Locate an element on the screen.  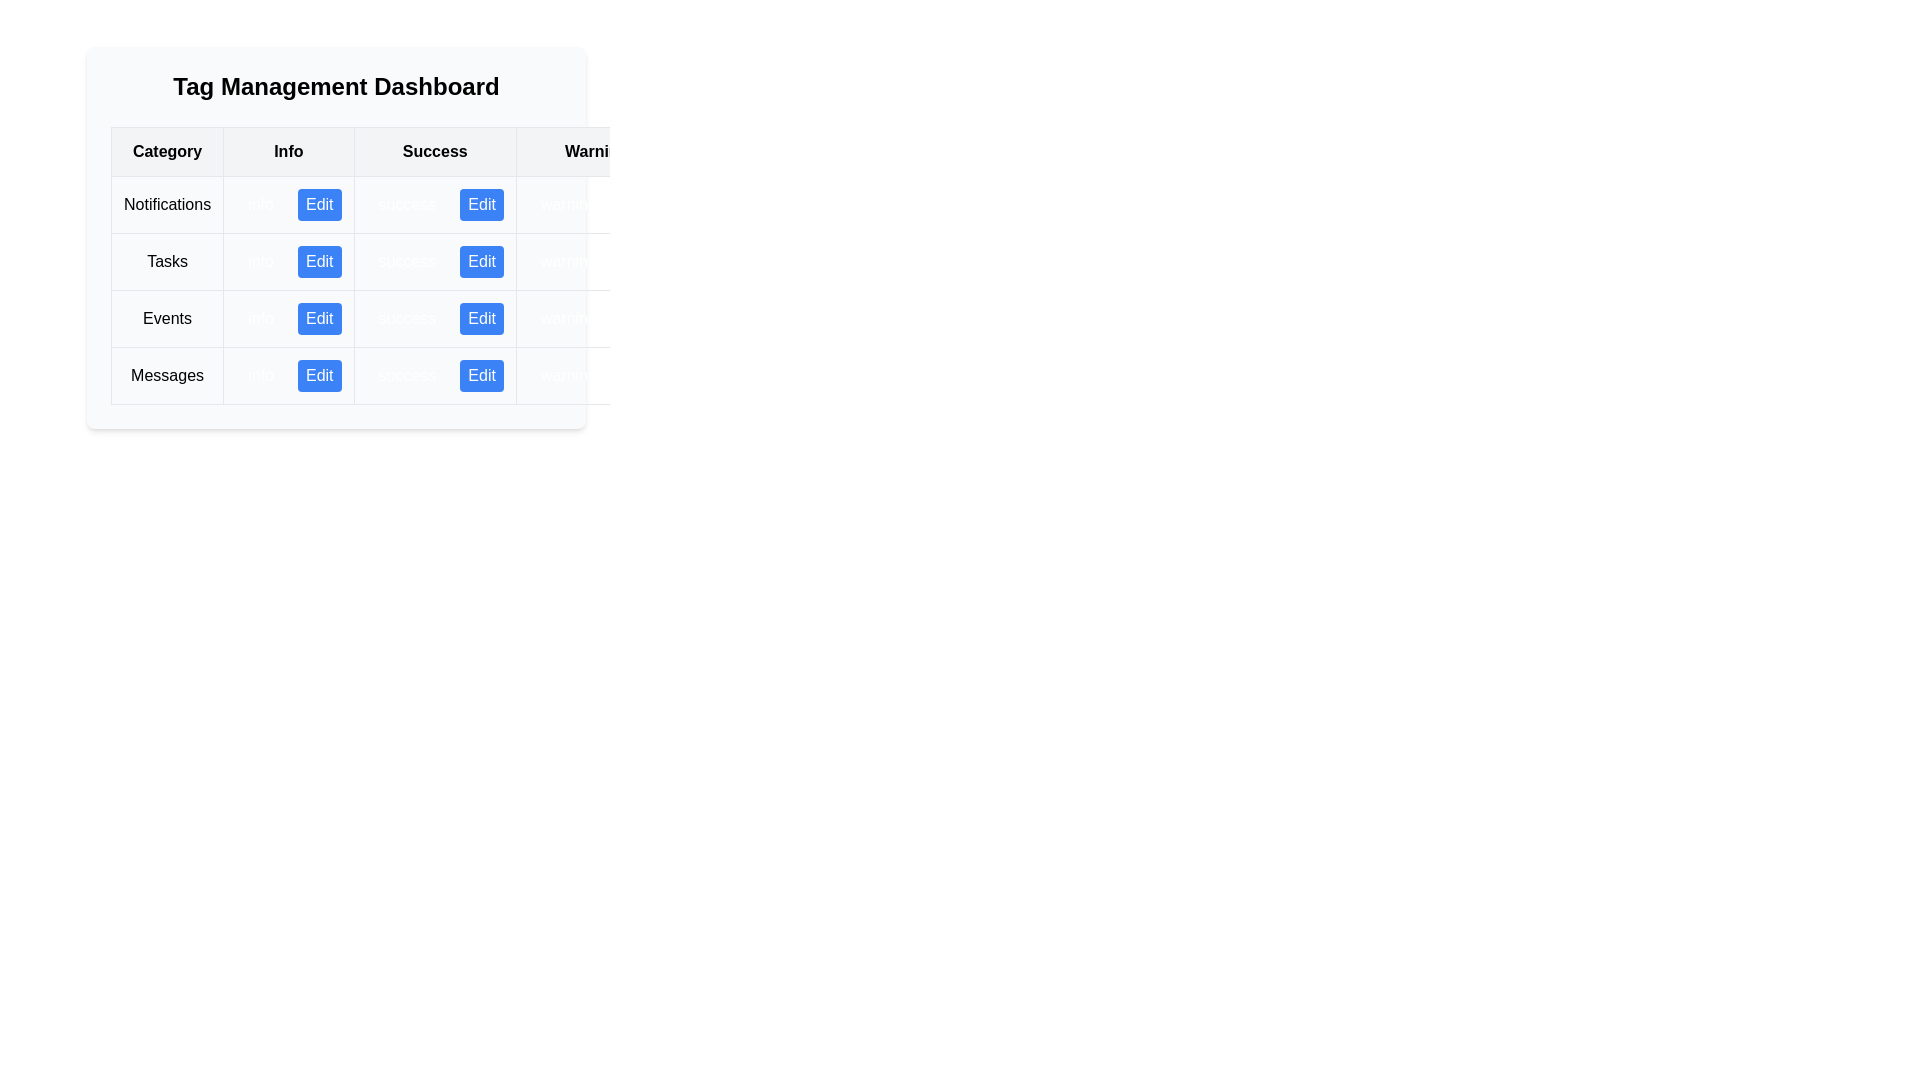
the content of the green rounded pill-shaped label displaying 'success' in the Composite of a status label and a button is located at coordinates (434, 375).